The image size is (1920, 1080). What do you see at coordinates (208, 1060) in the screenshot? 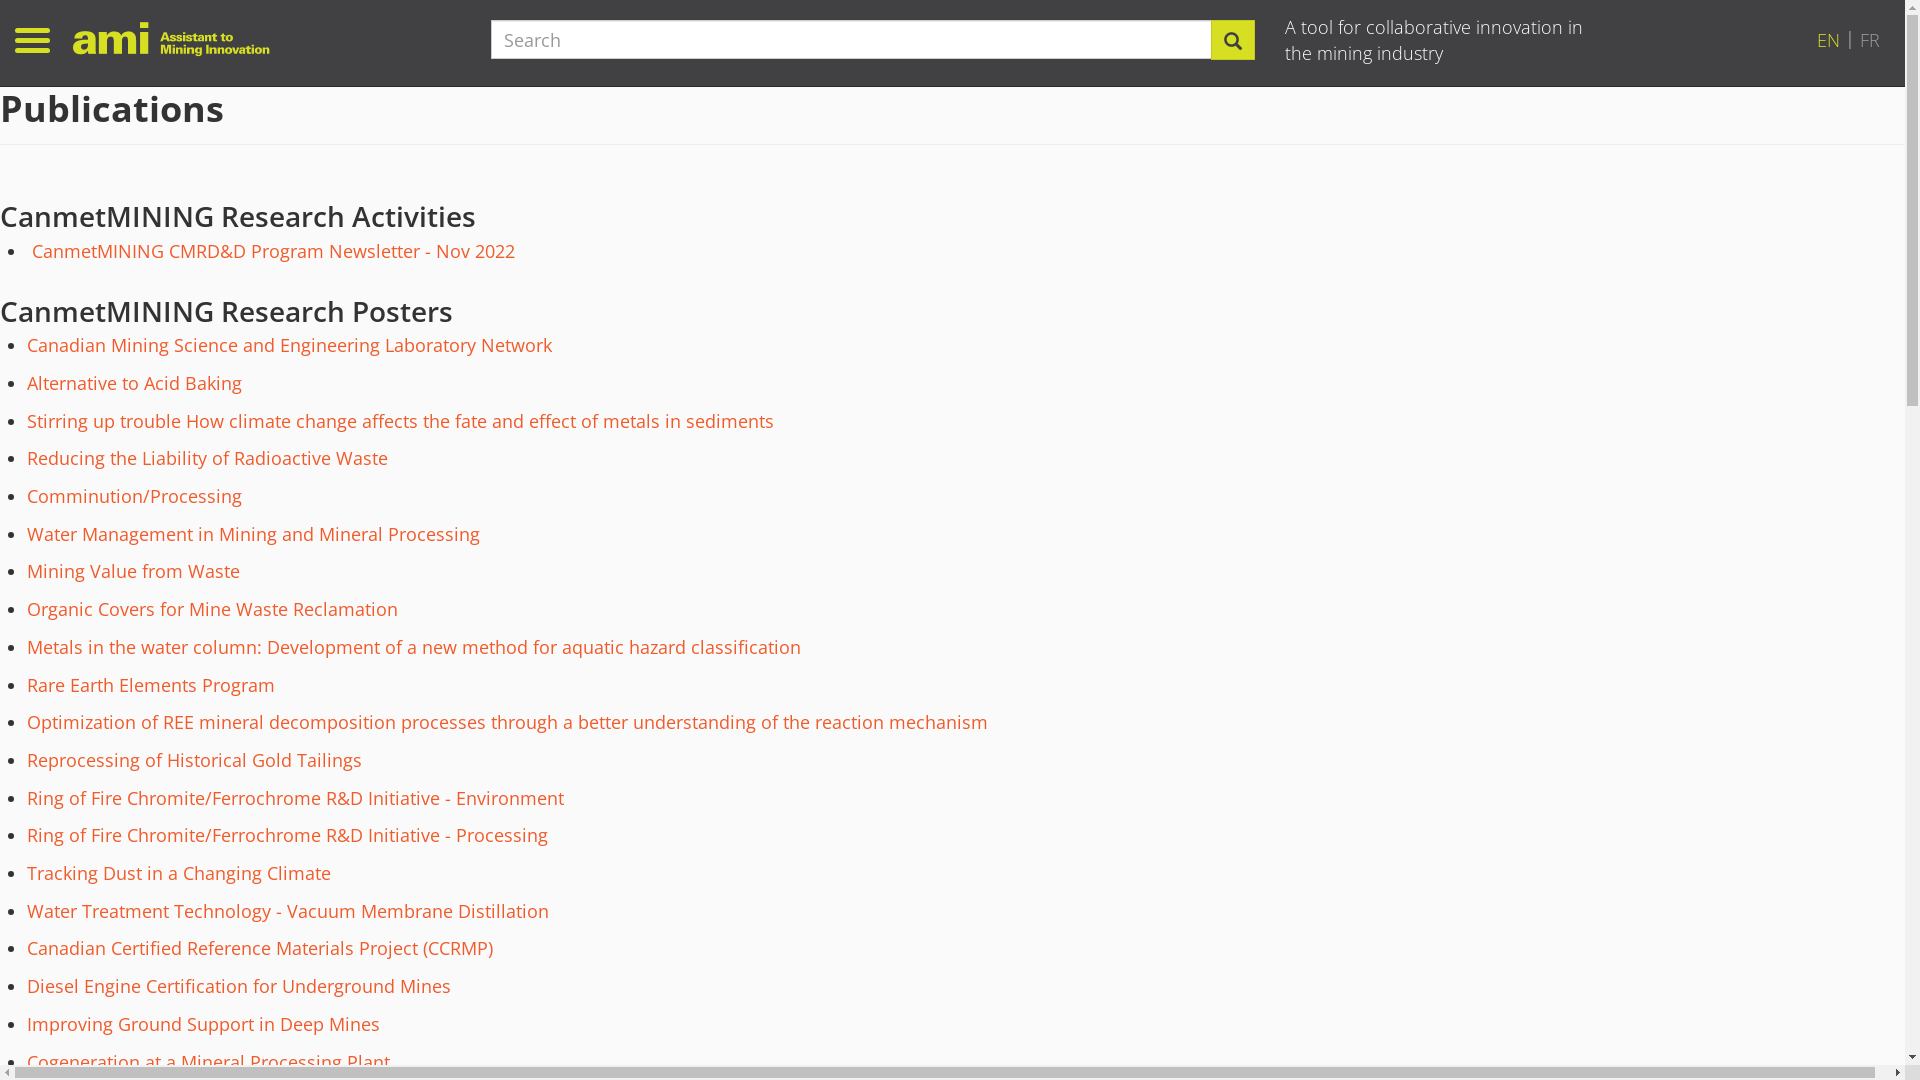
I see `'Cogeneration at a Mineral Processing Plant'` at bounding box center [208, 1060].